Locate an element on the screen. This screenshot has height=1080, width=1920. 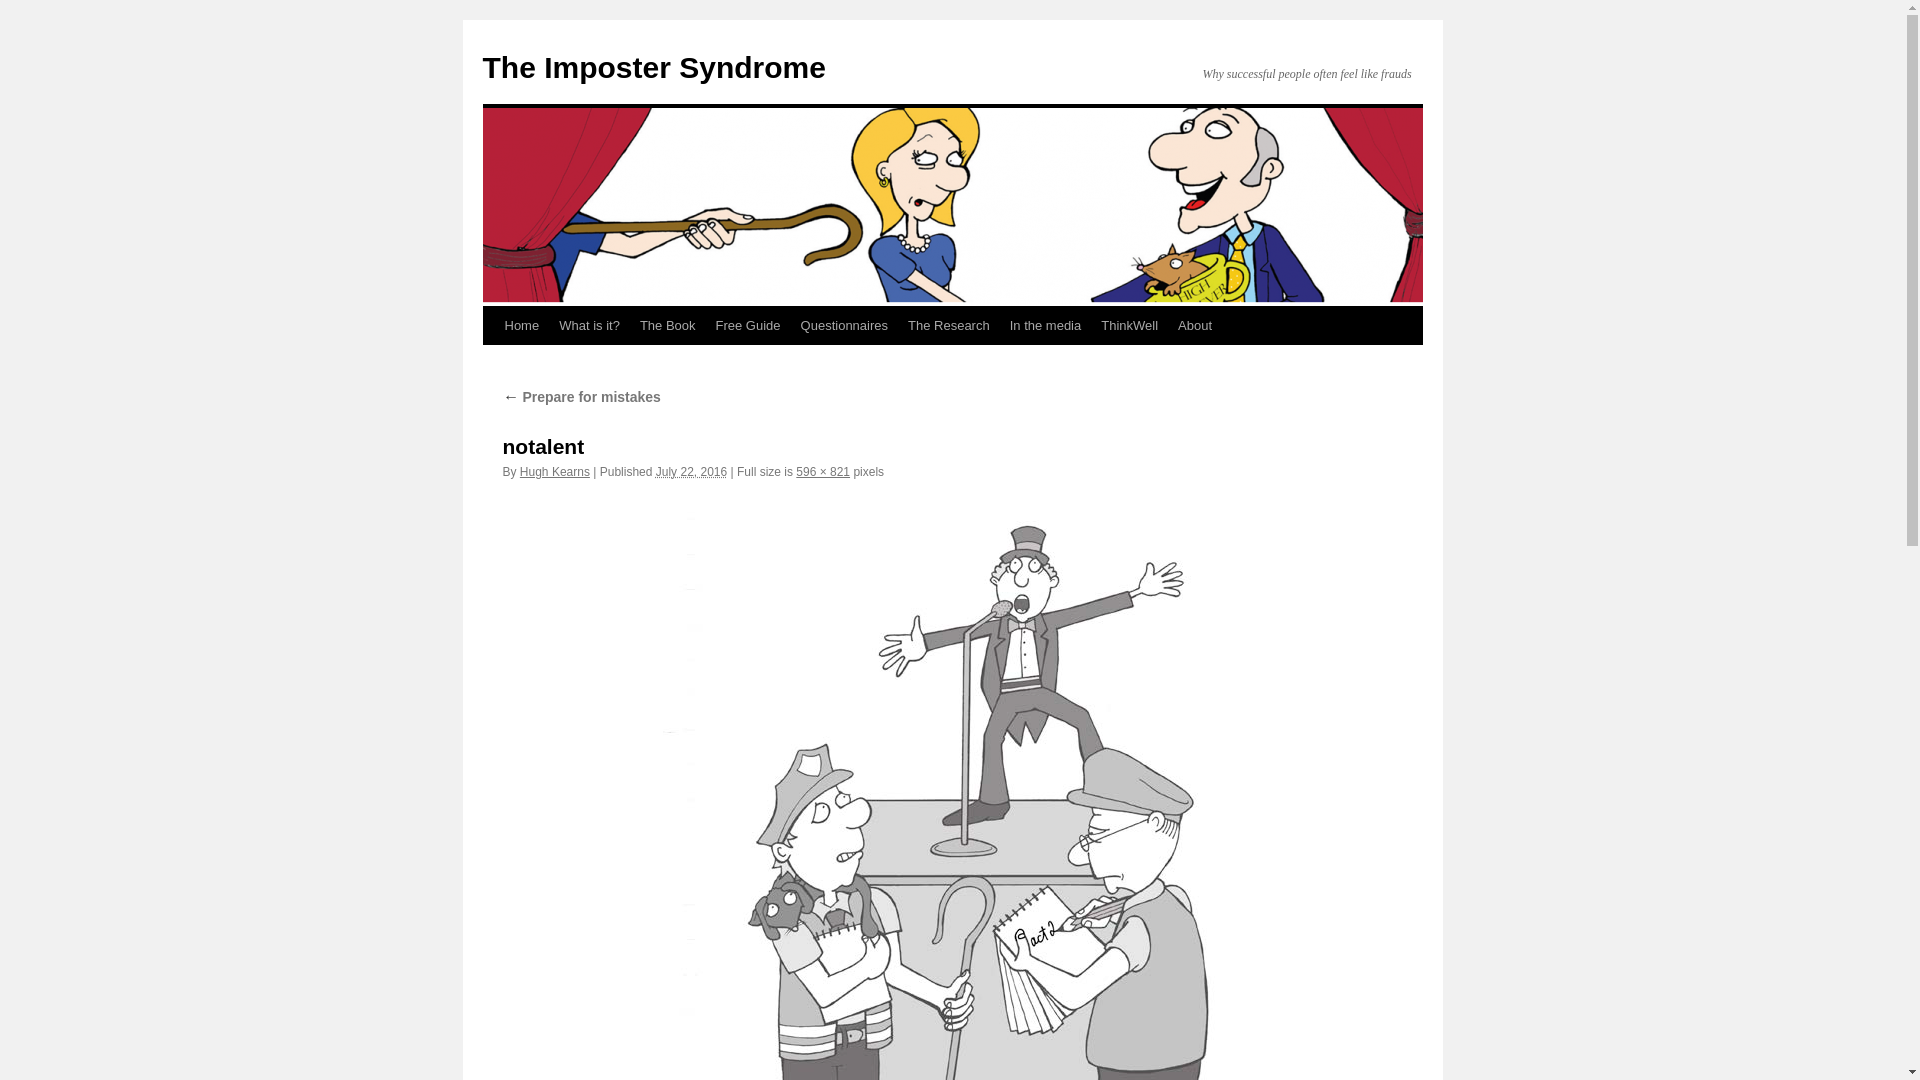
'In the media' is located at coordinates (1045, 325).